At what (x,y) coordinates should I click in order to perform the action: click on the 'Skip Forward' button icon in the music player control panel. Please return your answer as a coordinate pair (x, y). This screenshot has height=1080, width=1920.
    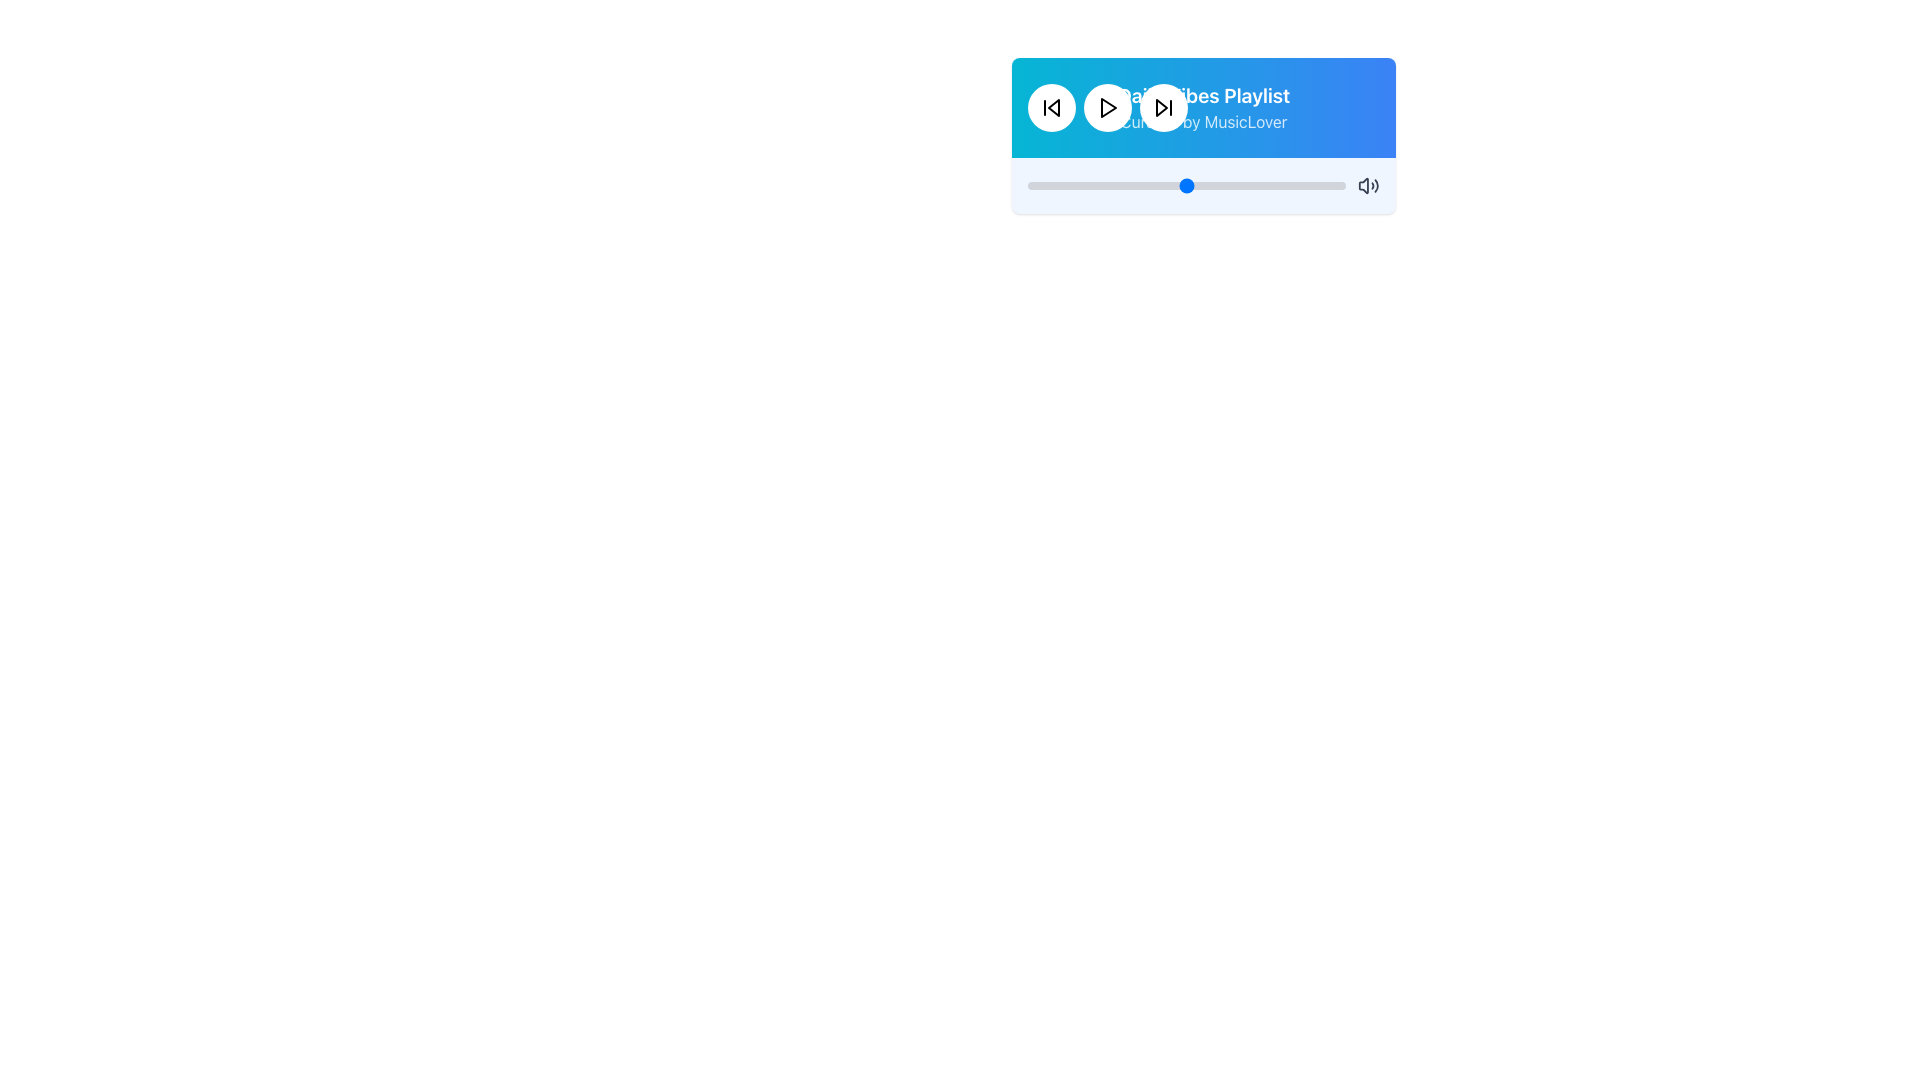
    Looking at the image, I should click on (1161, 108).